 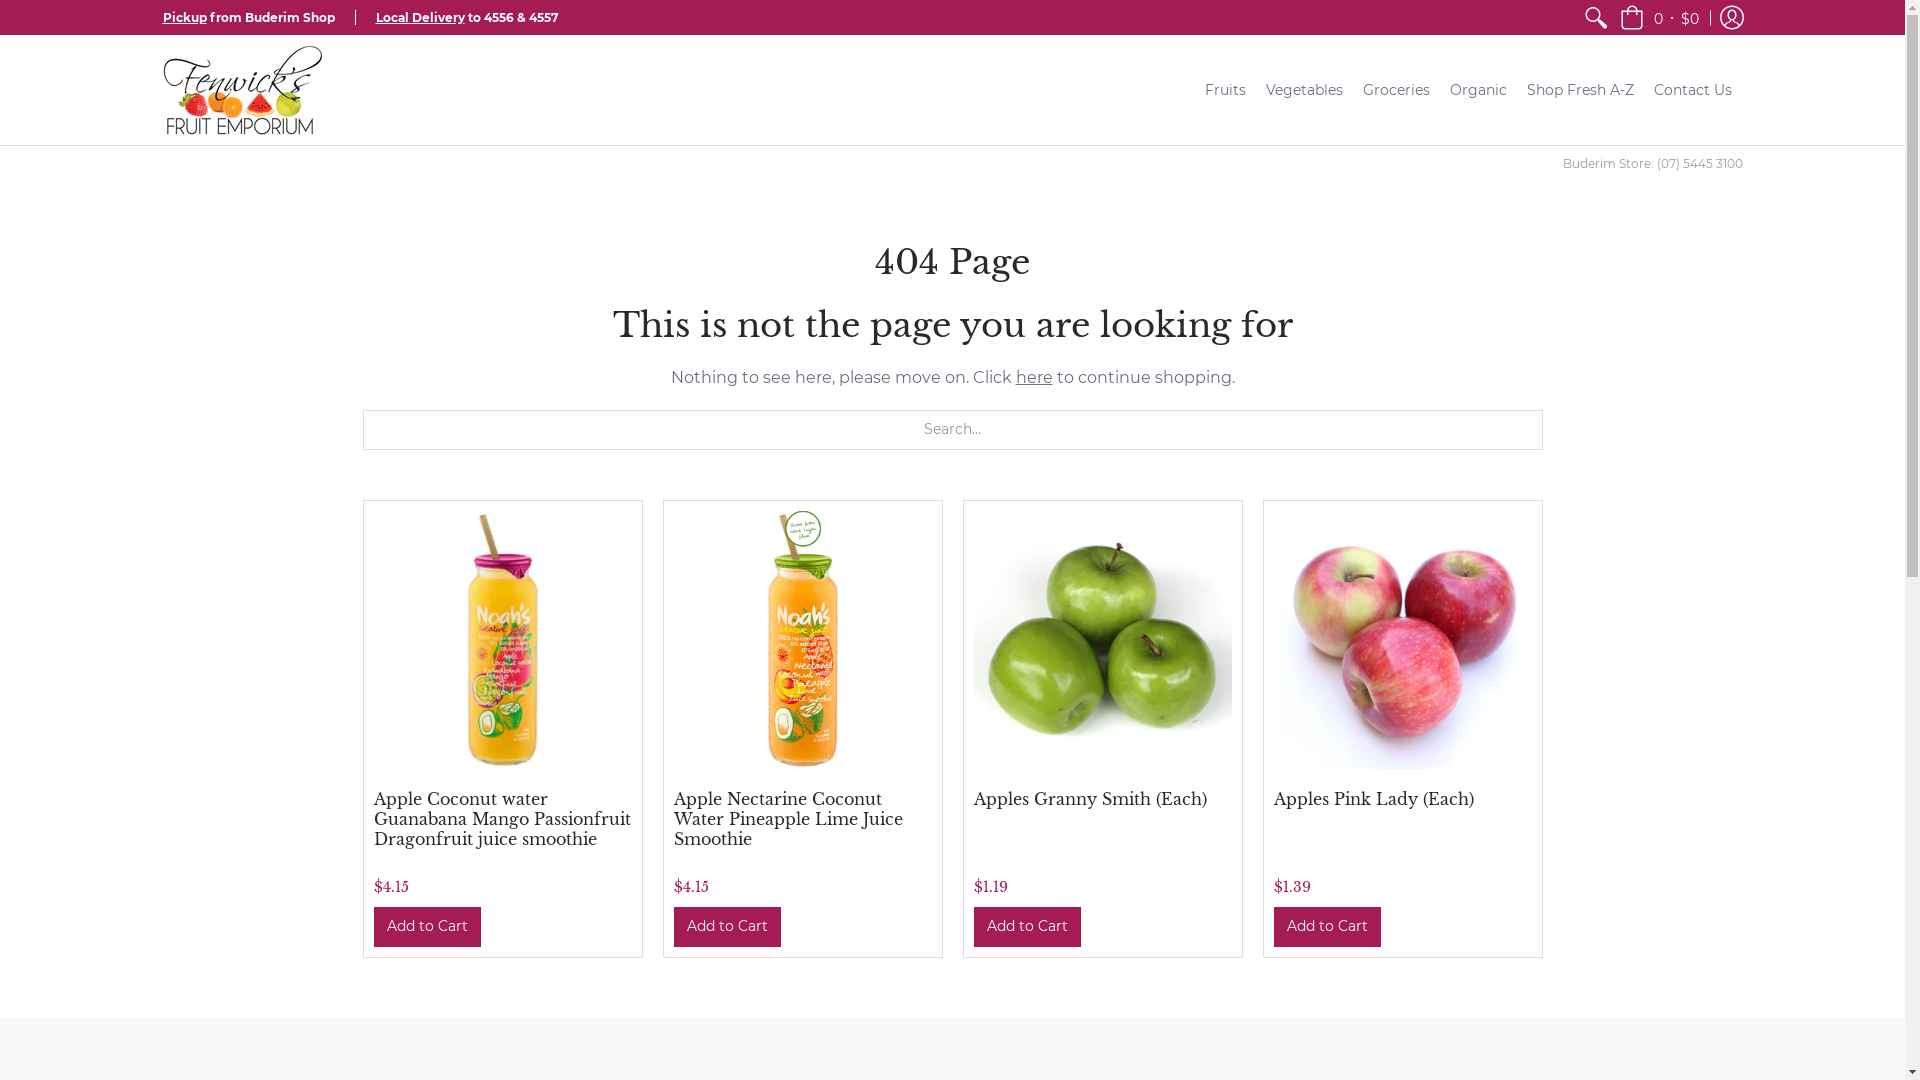 What do you see at coordinates (1730, 17) in the screenshot?
I see `'Log in'` at bounding box center [1730, 17].